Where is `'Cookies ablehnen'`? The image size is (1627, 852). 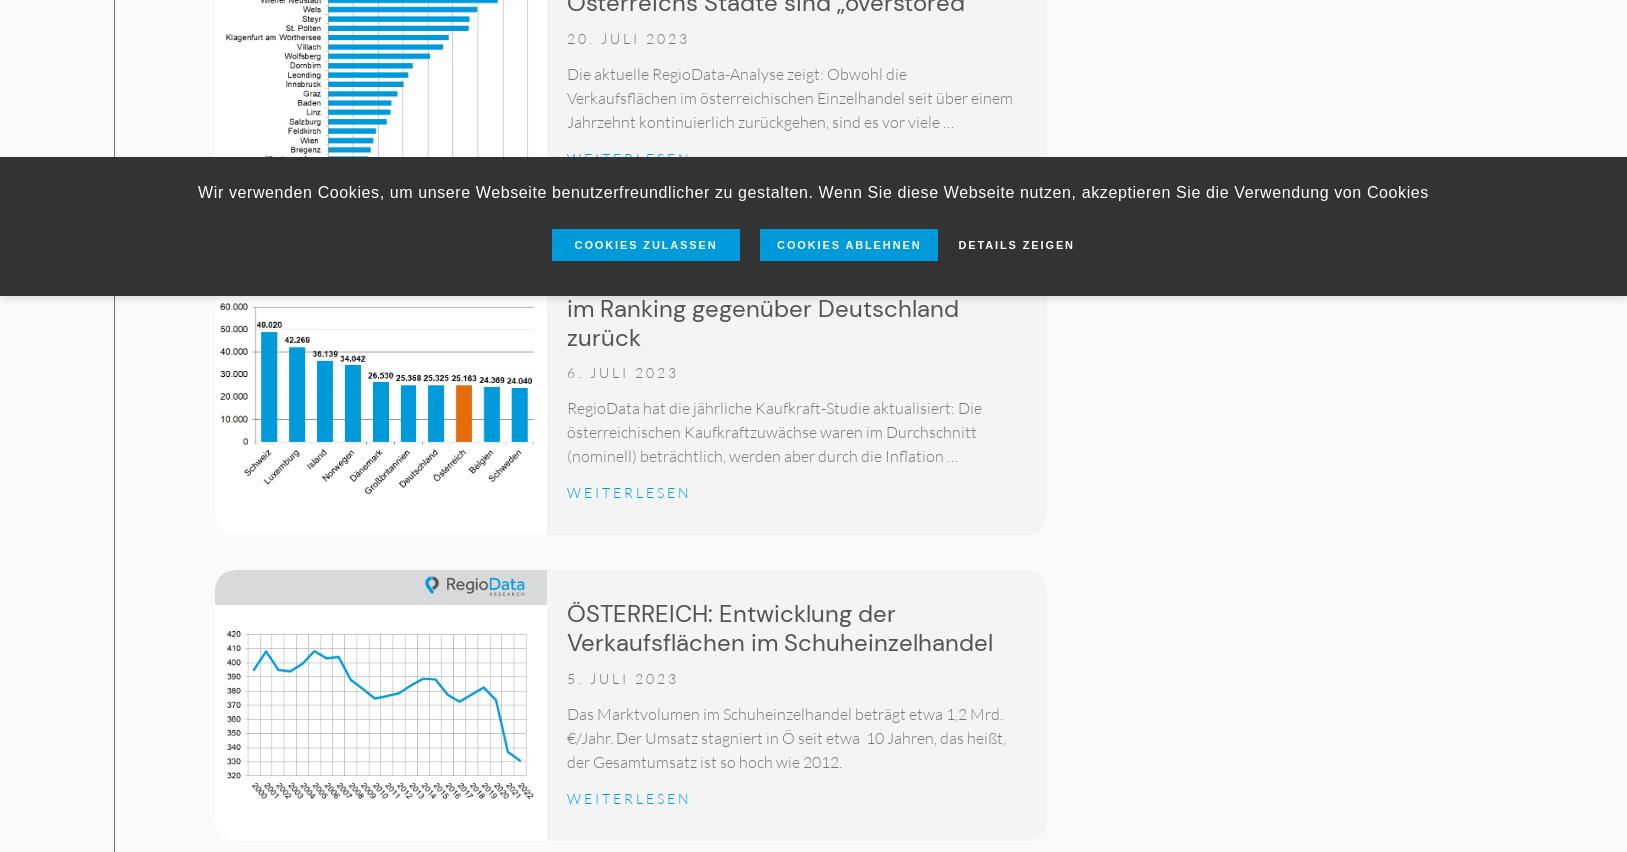 'Cookies ablehnen' is located at coordinates (848, 243).